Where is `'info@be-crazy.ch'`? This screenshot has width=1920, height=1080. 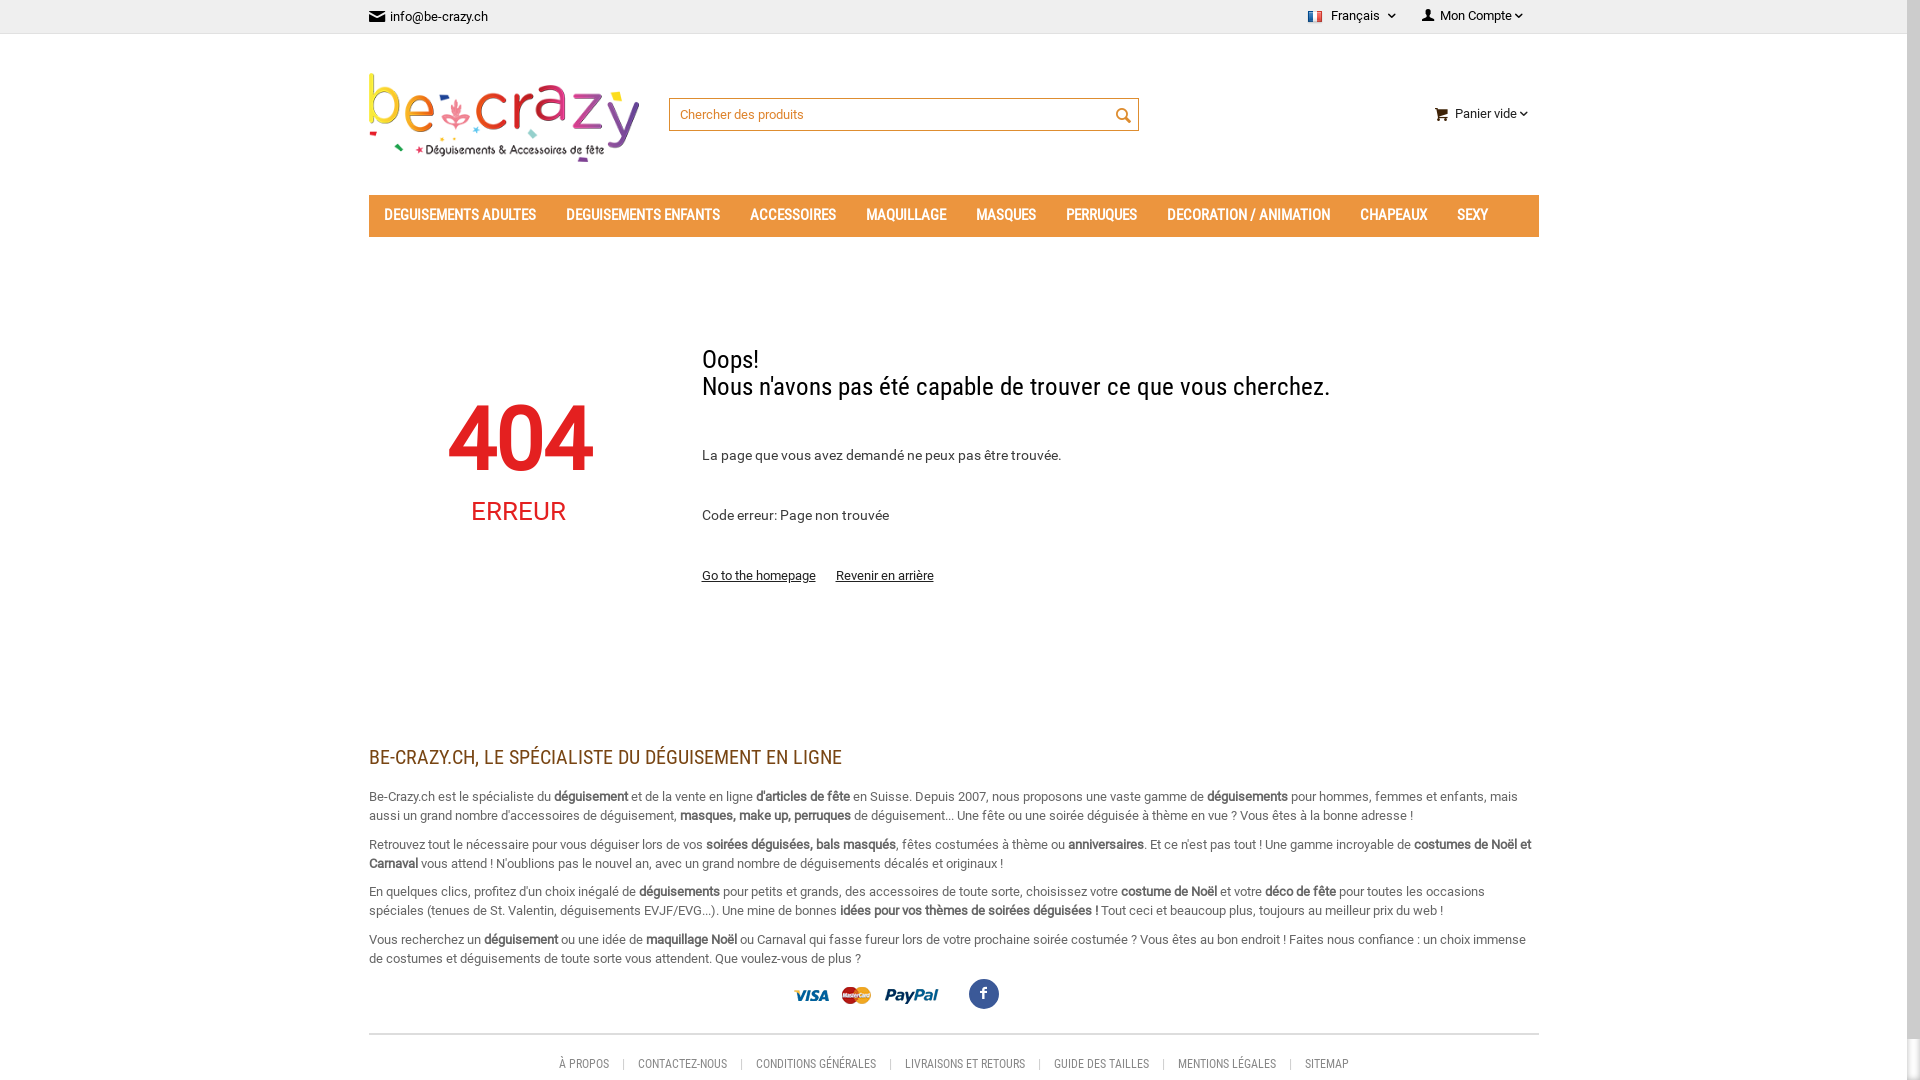
'info@be-crazy.ch' is located at coordinates (368, 16).